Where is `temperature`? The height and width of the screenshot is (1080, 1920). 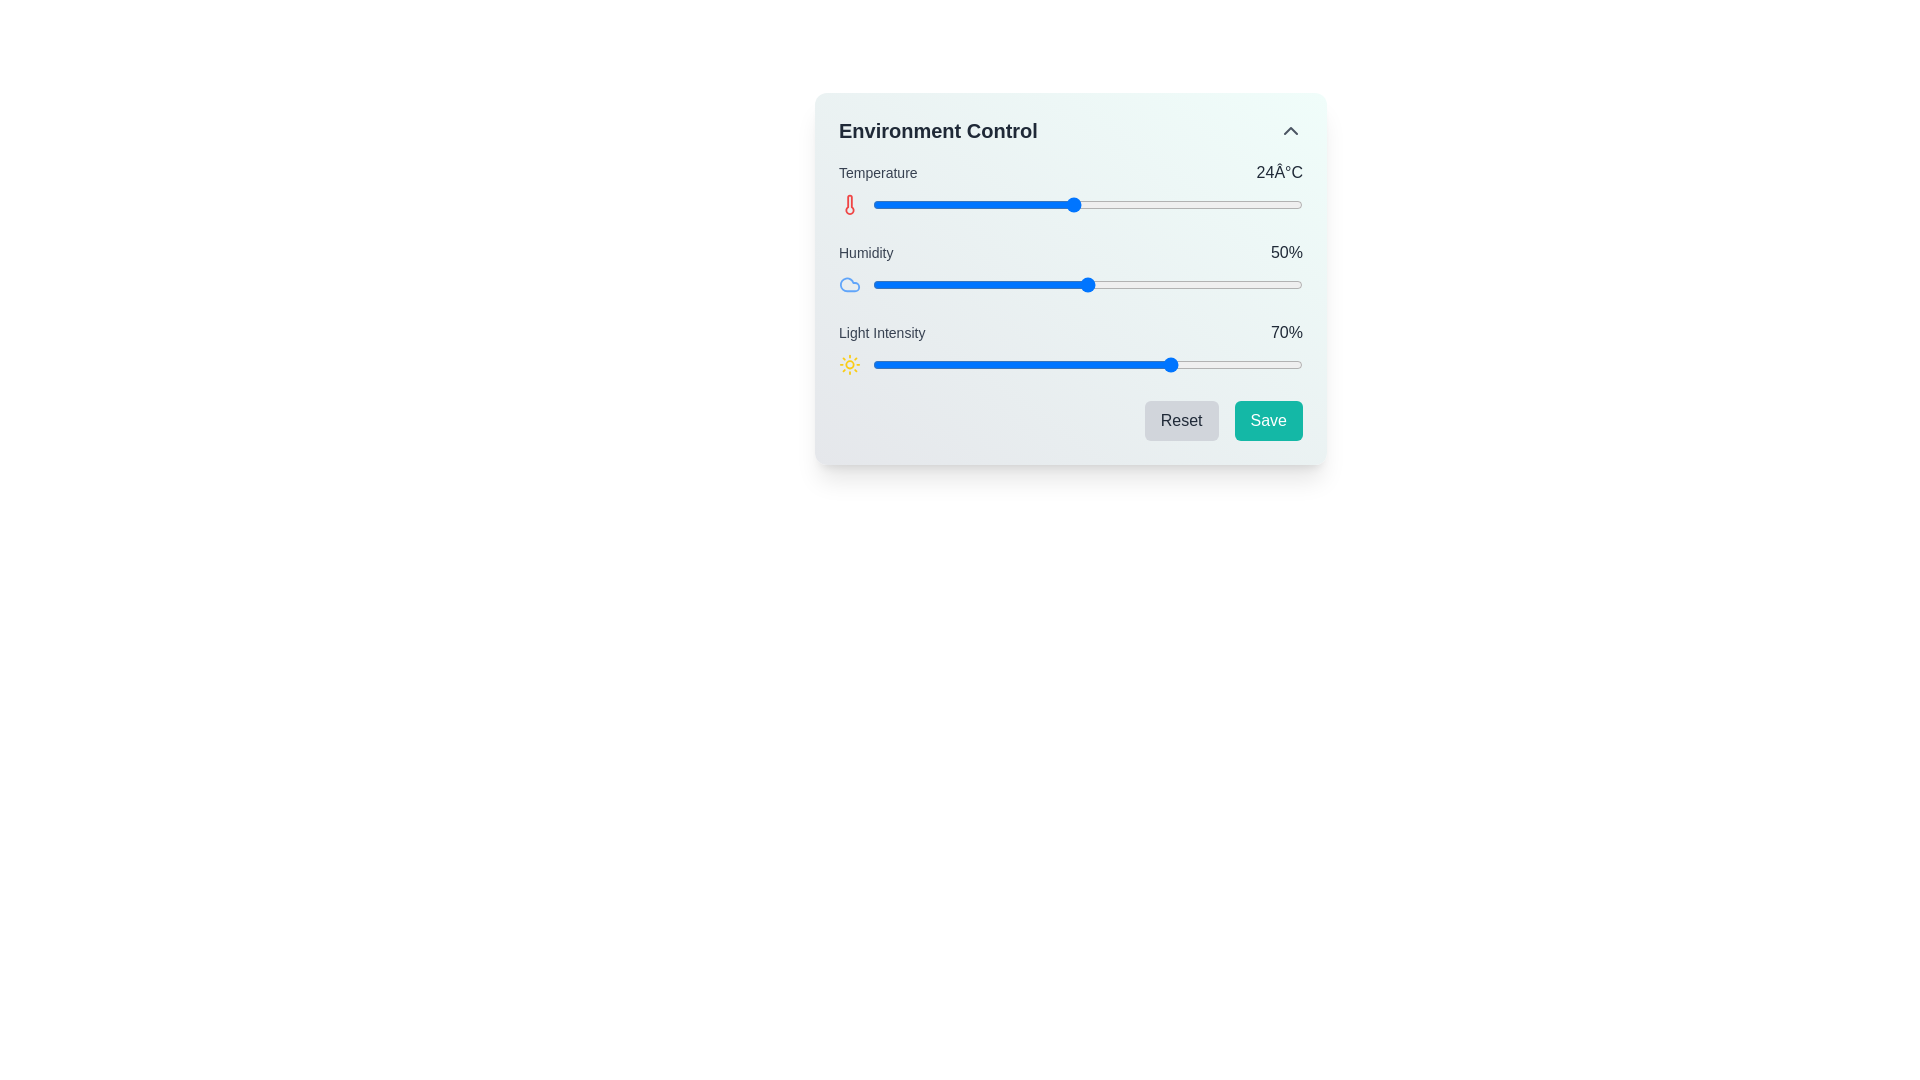
temperature is located at coordinates (1216, 204).